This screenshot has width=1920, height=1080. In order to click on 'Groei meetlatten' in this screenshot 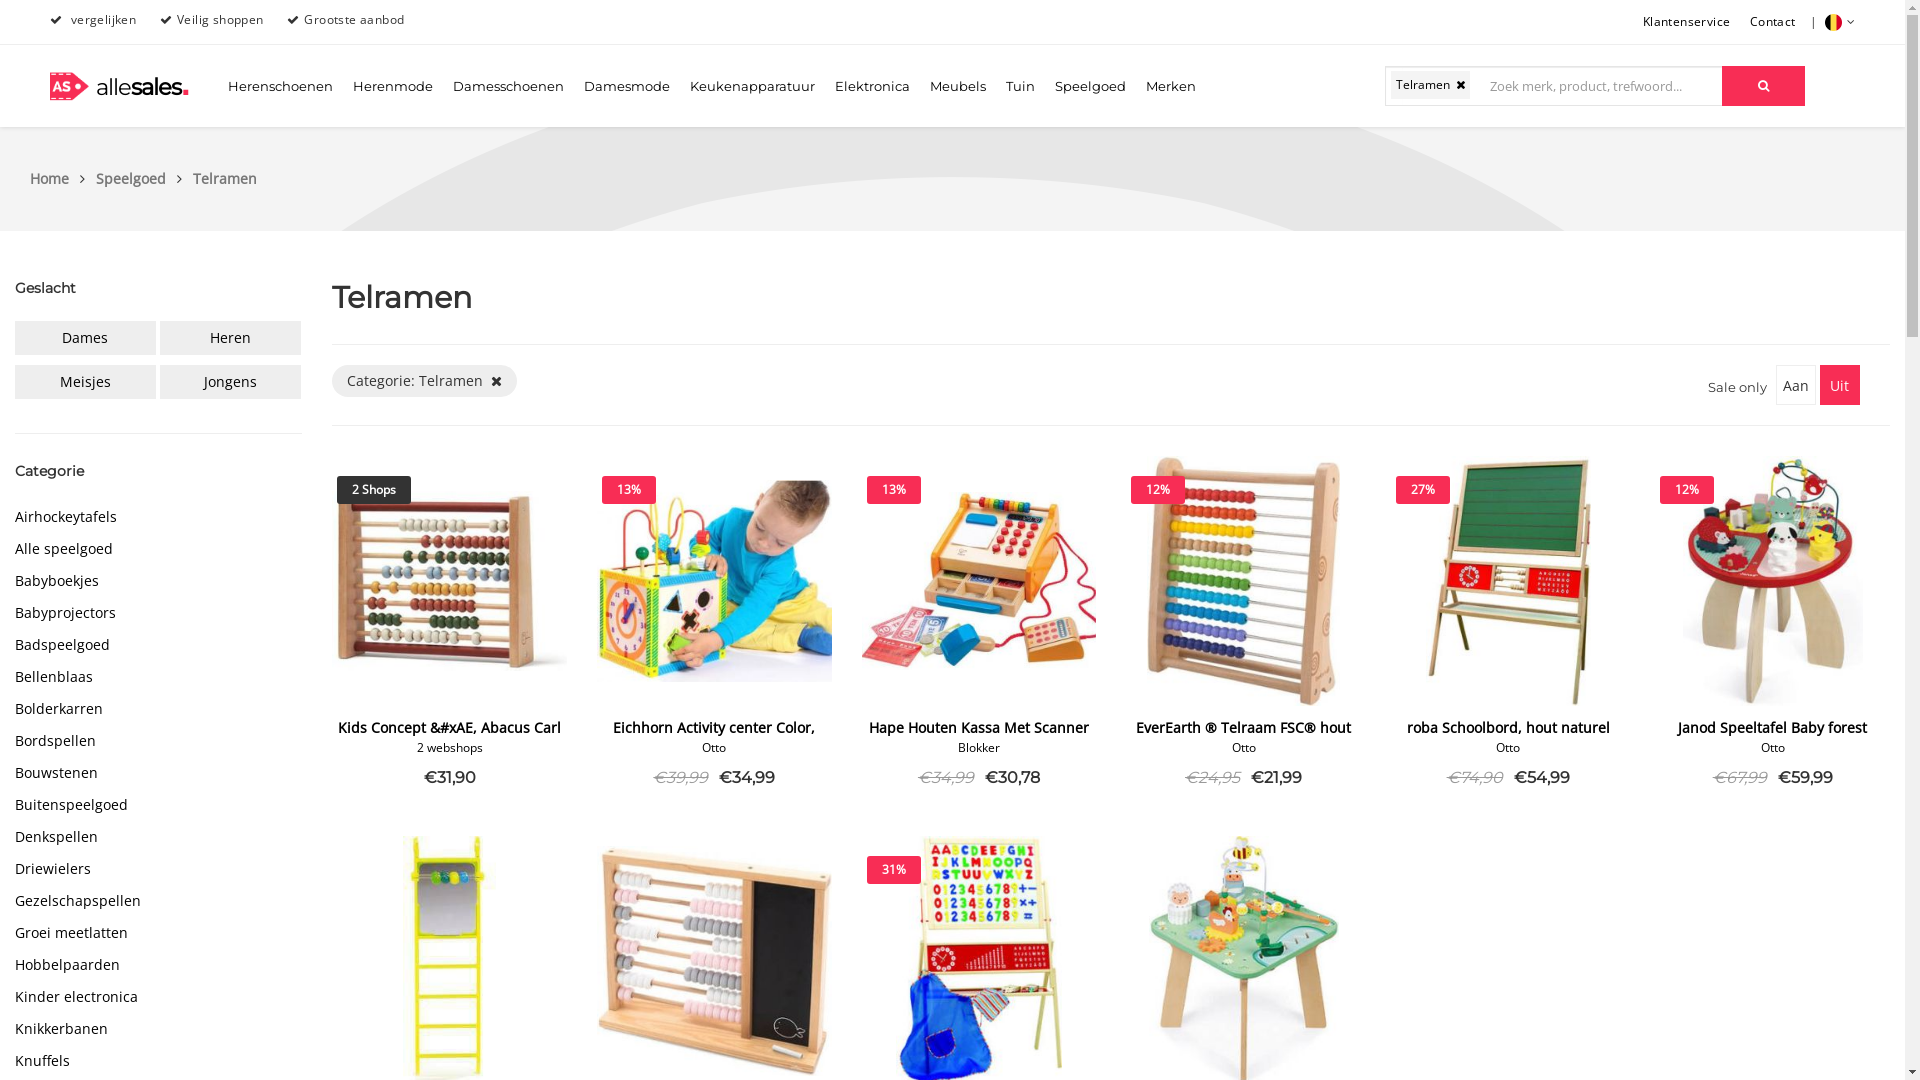, I will do `click(157, 933)`.